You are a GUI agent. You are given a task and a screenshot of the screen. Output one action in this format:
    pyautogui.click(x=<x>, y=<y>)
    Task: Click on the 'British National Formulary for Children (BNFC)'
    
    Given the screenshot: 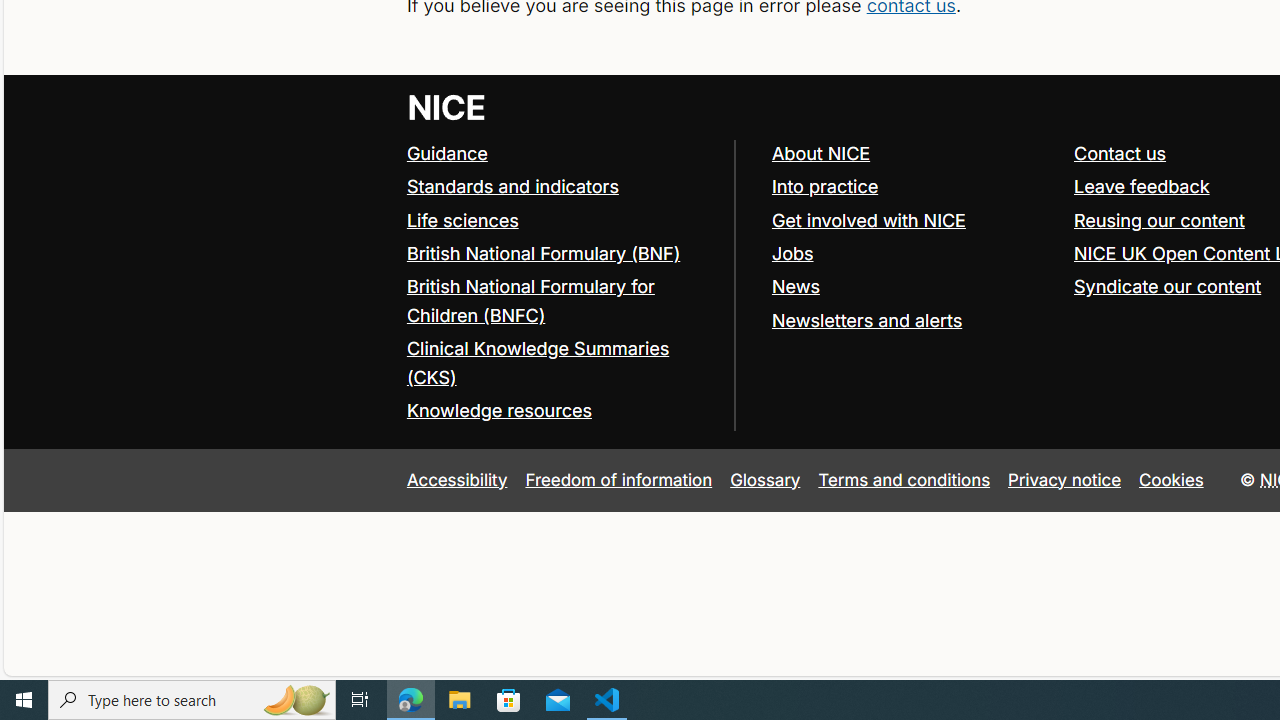 What is the action you would take?
    pyautogui.click(x=530, y=300)
    